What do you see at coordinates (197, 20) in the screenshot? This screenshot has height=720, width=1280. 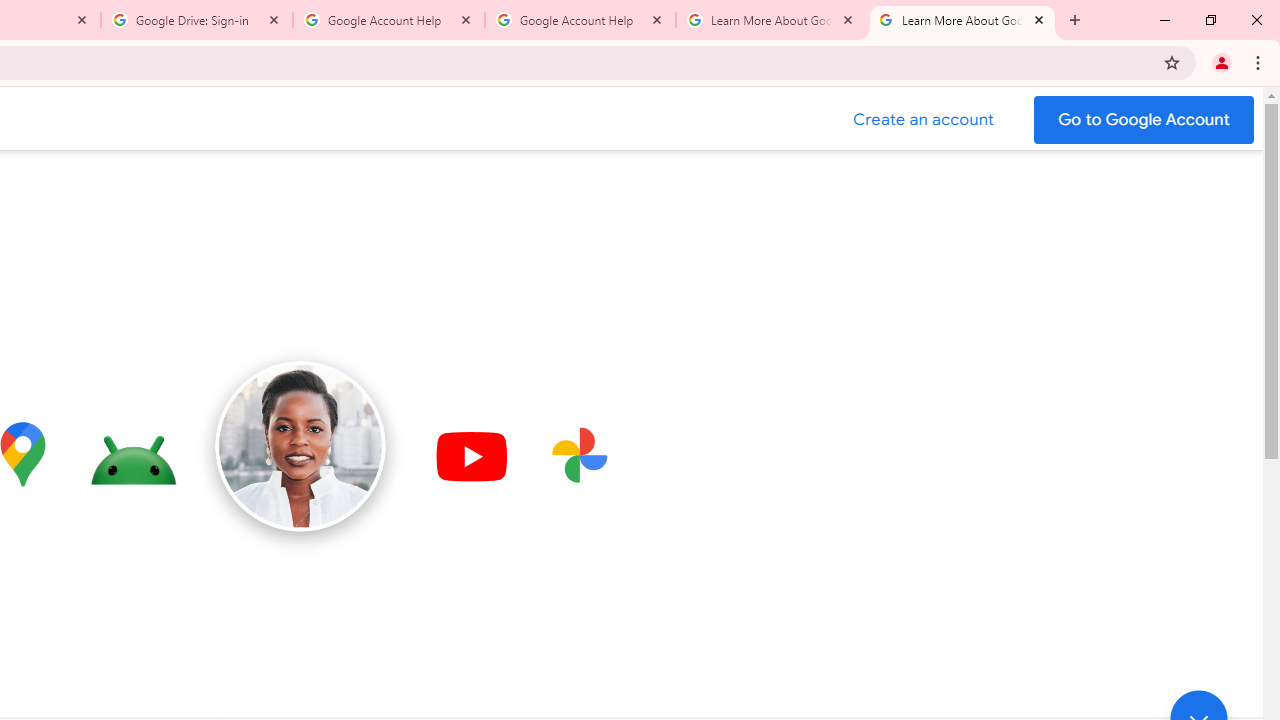 I see `'Google Drive: Sign-in'` at bounding box center [197, 20].